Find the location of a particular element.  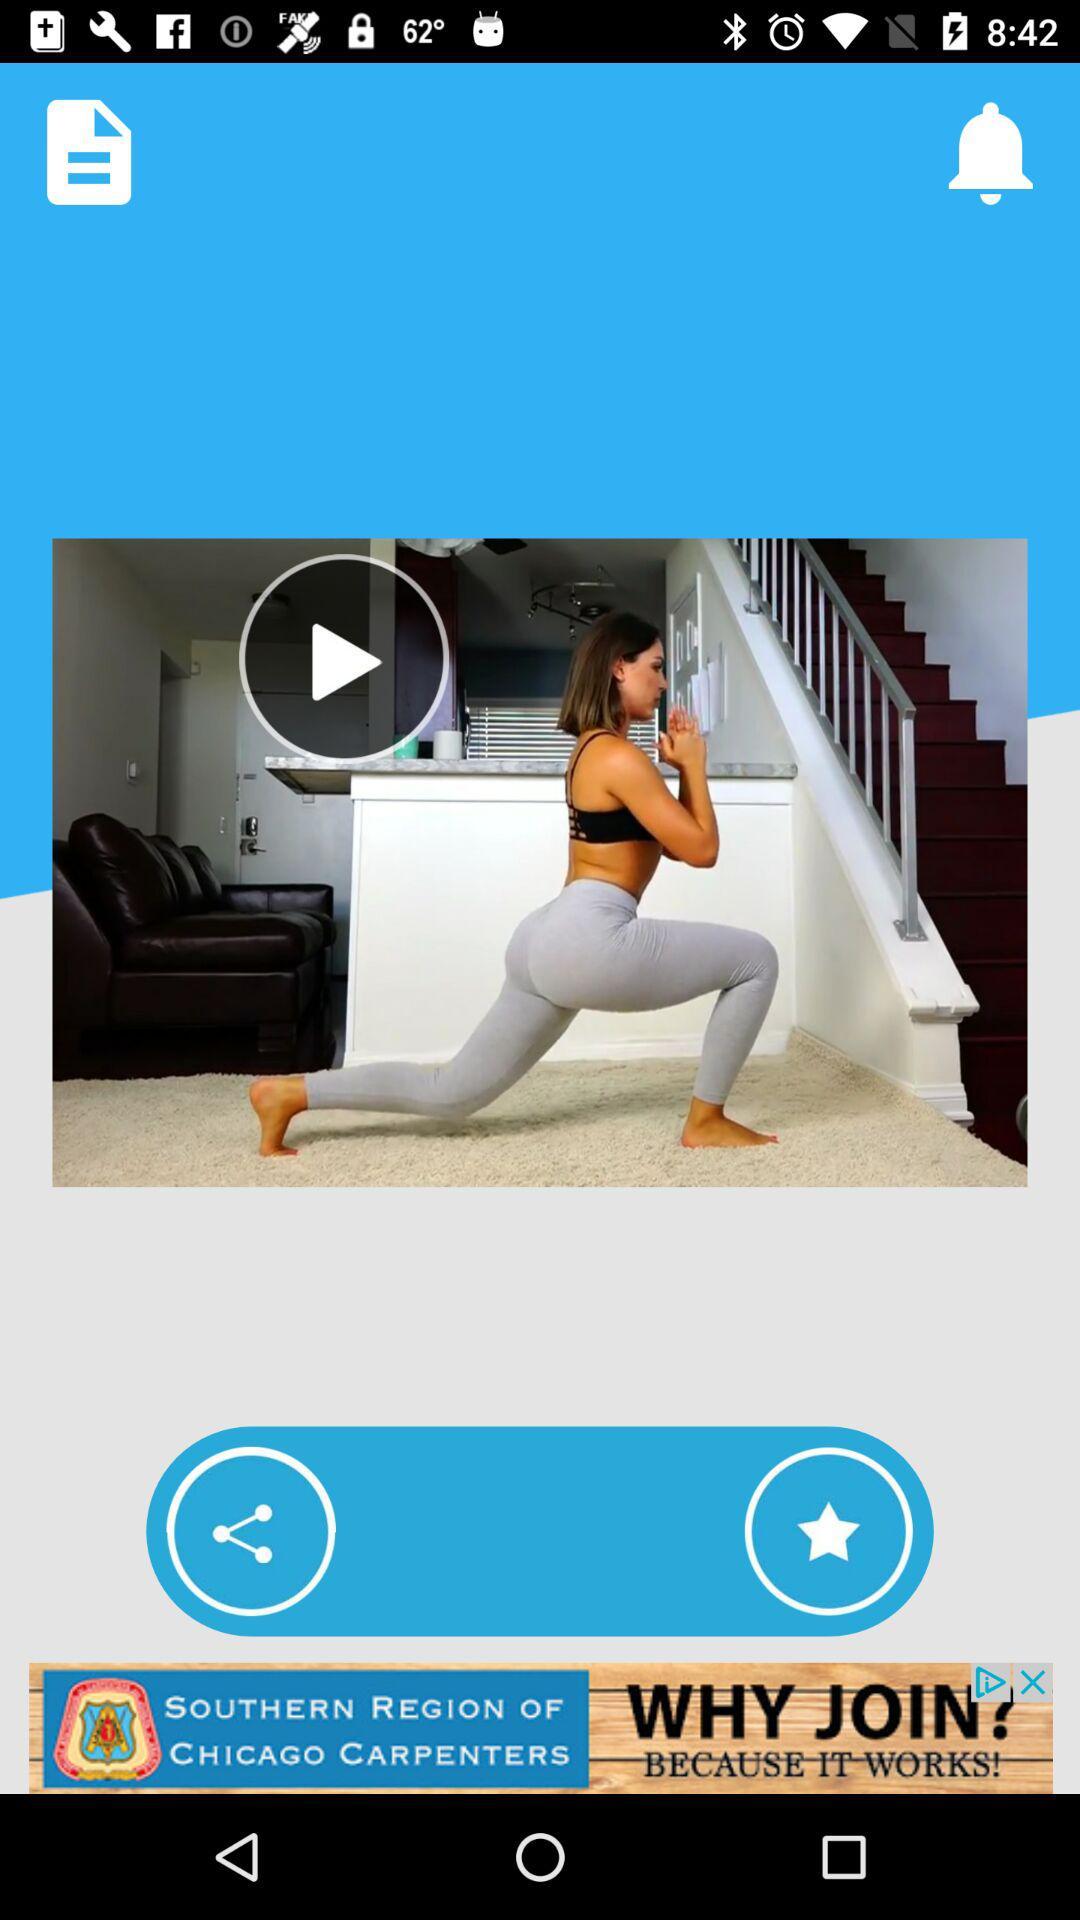

the star icon is located at coordinates (828, 1530).